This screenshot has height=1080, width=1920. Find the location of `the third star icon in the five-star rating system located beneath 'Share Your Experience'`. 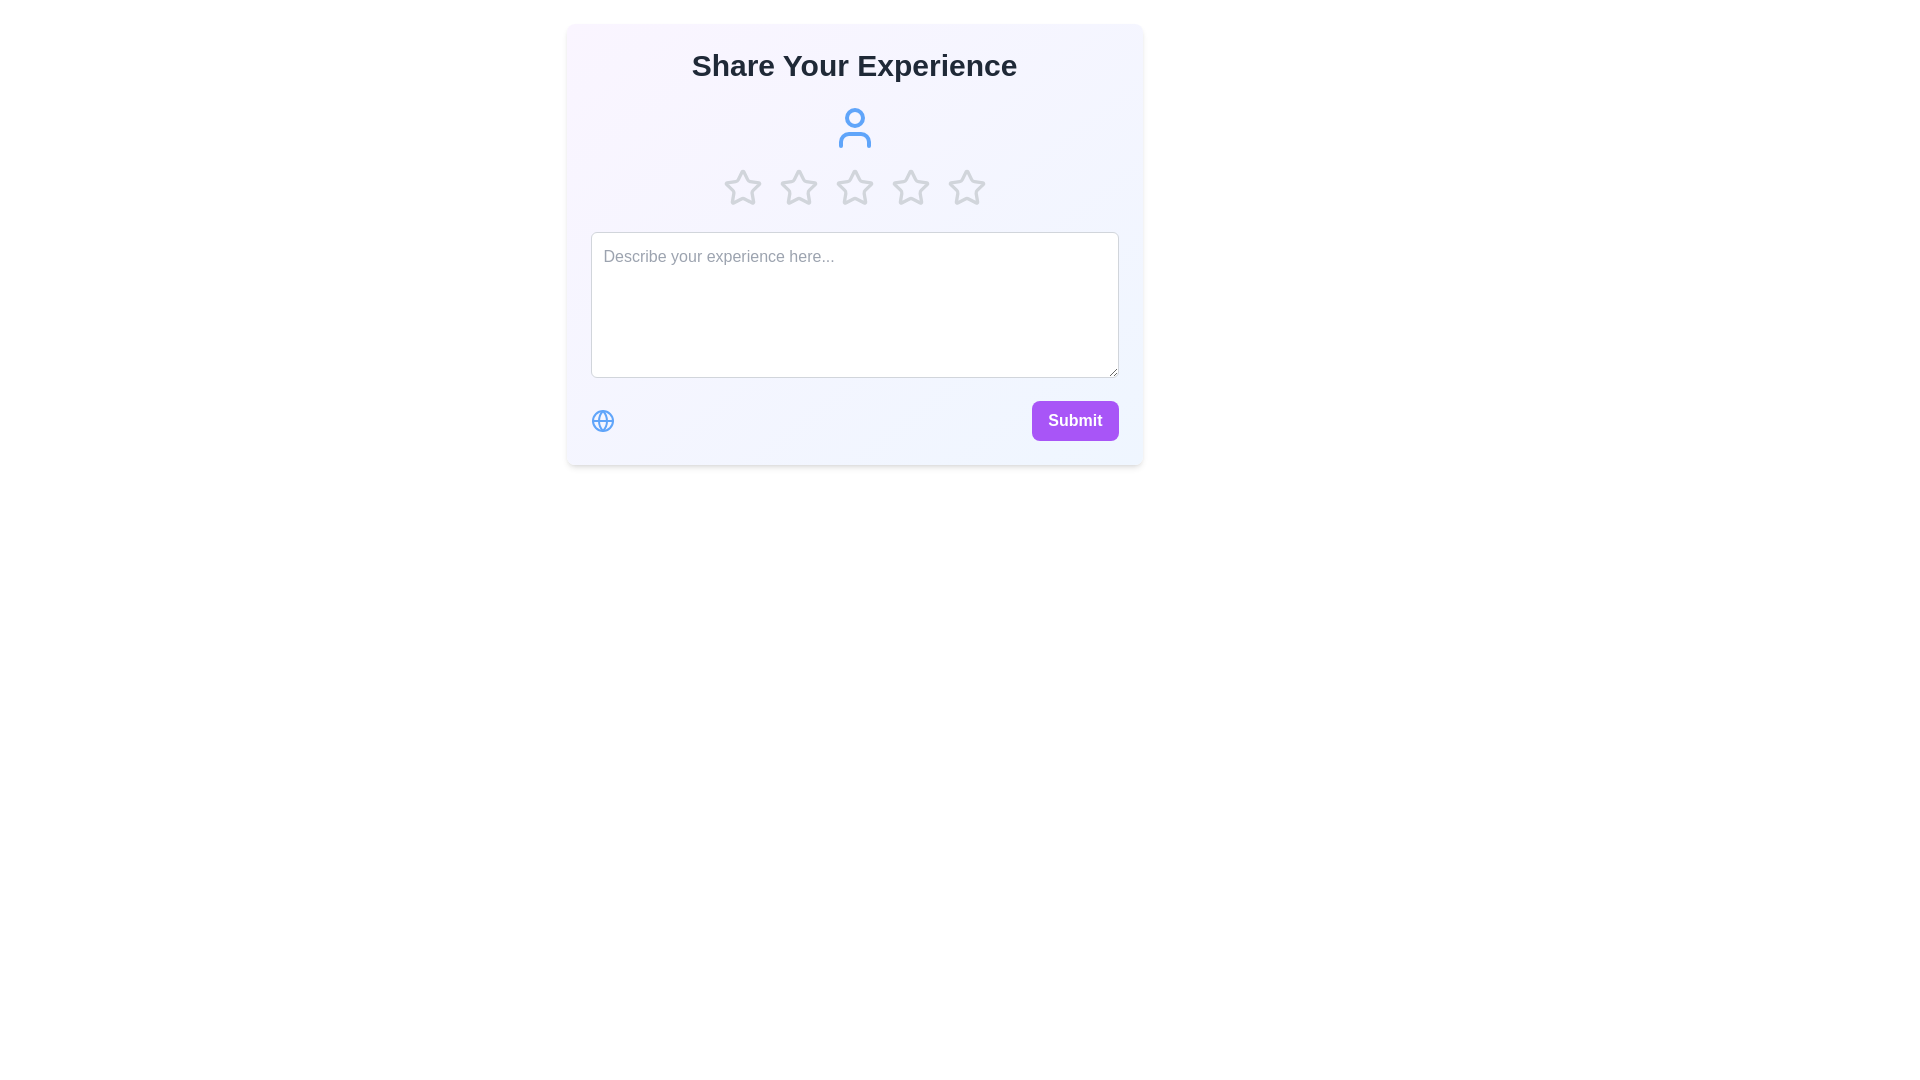

the third star icon in the five-star rating system located beneath 'Share Your Experience' is located at coordinates (854, 188).